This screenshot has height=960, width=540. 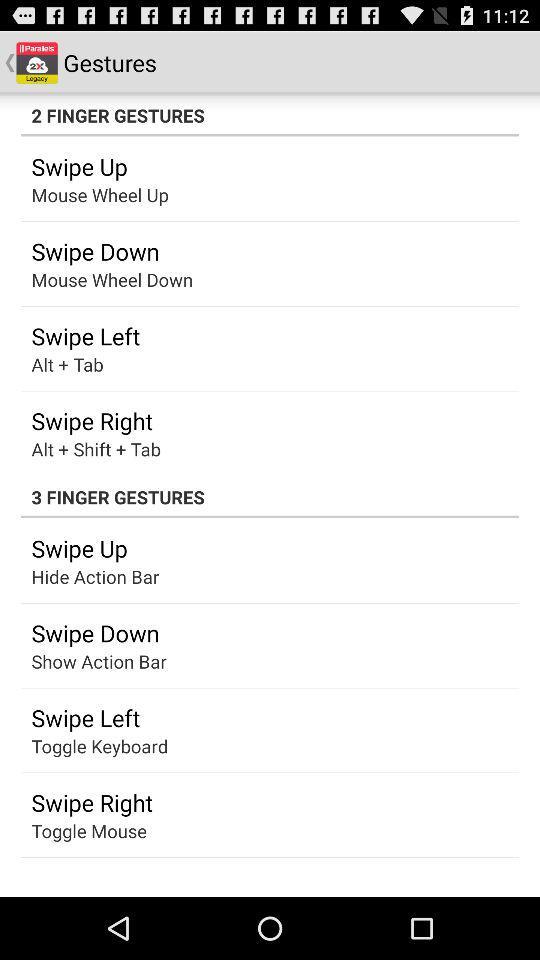 What do you see at coordinates (88, 830) in the screenshot?
I see `toggle mouse icon` at bounding box center [88, 830].